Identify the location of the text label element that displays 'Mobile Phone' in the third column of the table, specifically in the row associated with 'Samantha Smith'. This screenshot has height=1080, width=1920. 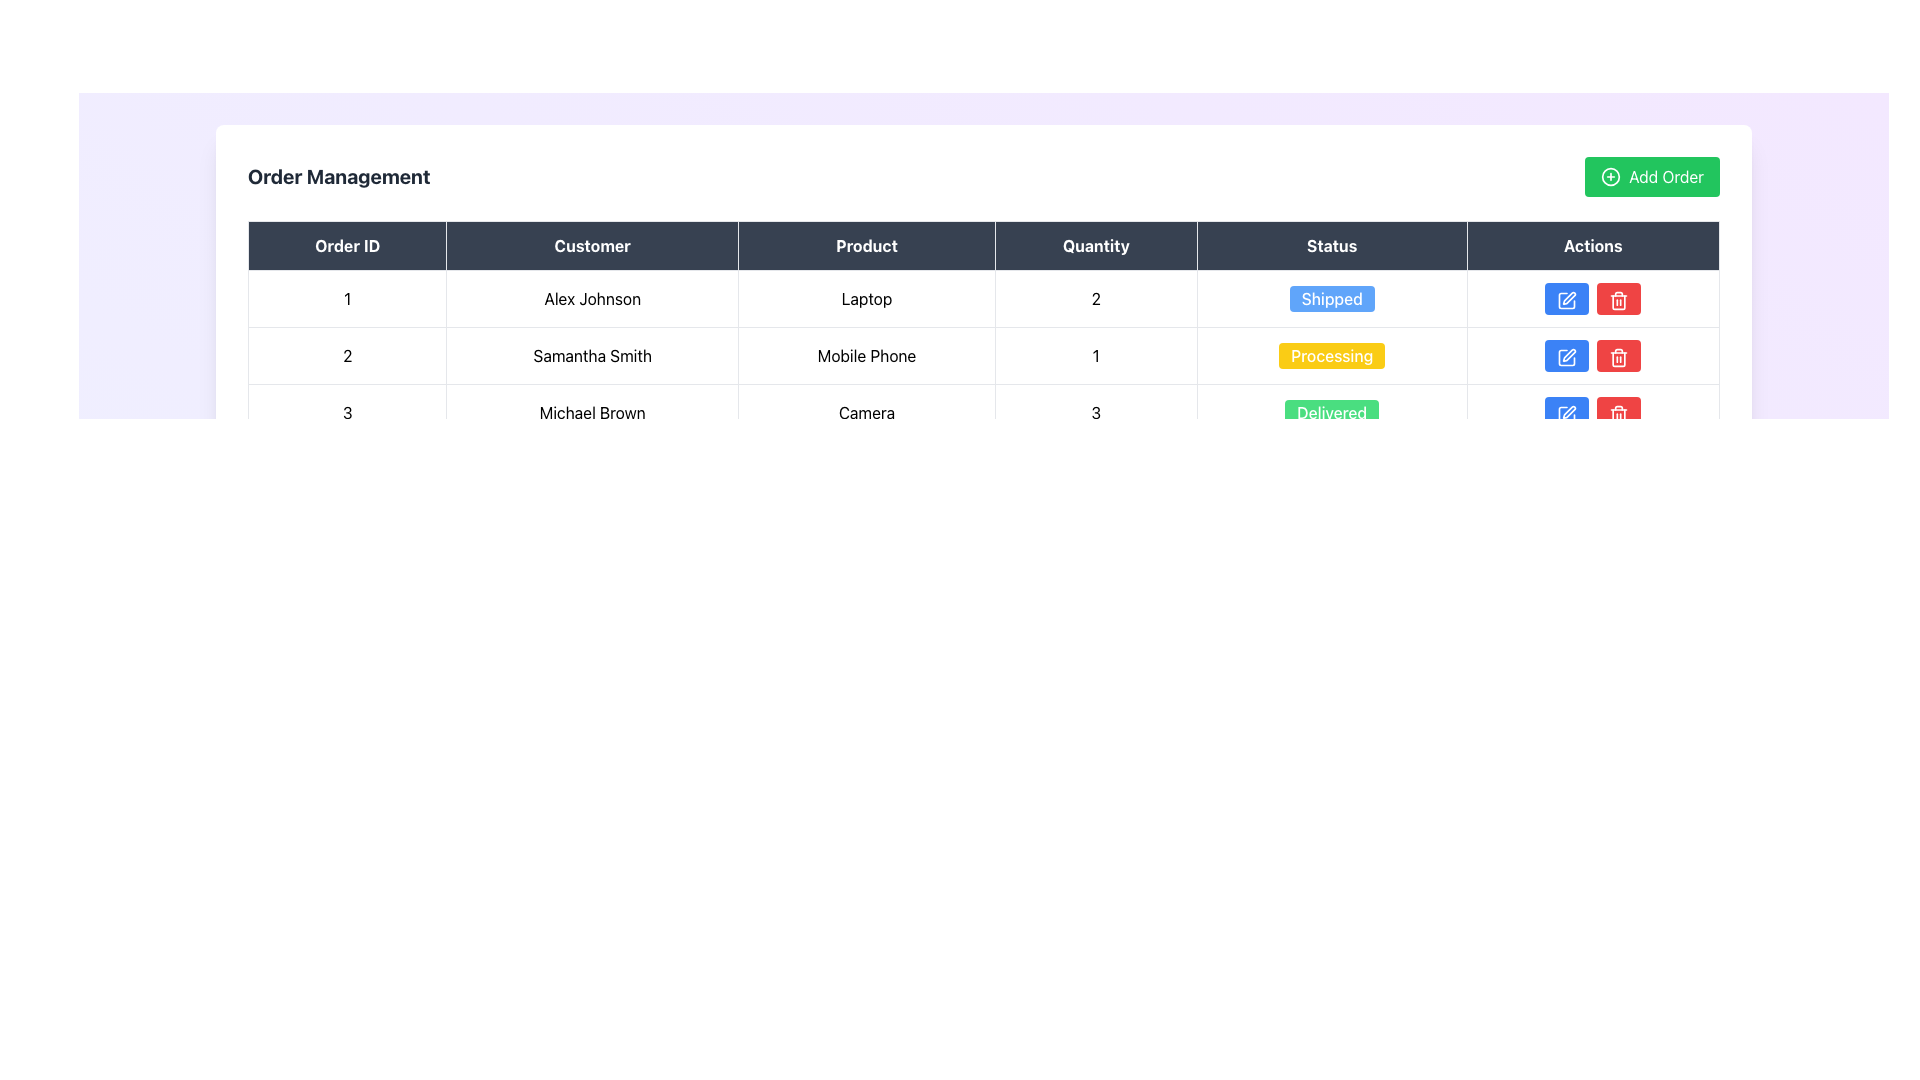
(867, 354).